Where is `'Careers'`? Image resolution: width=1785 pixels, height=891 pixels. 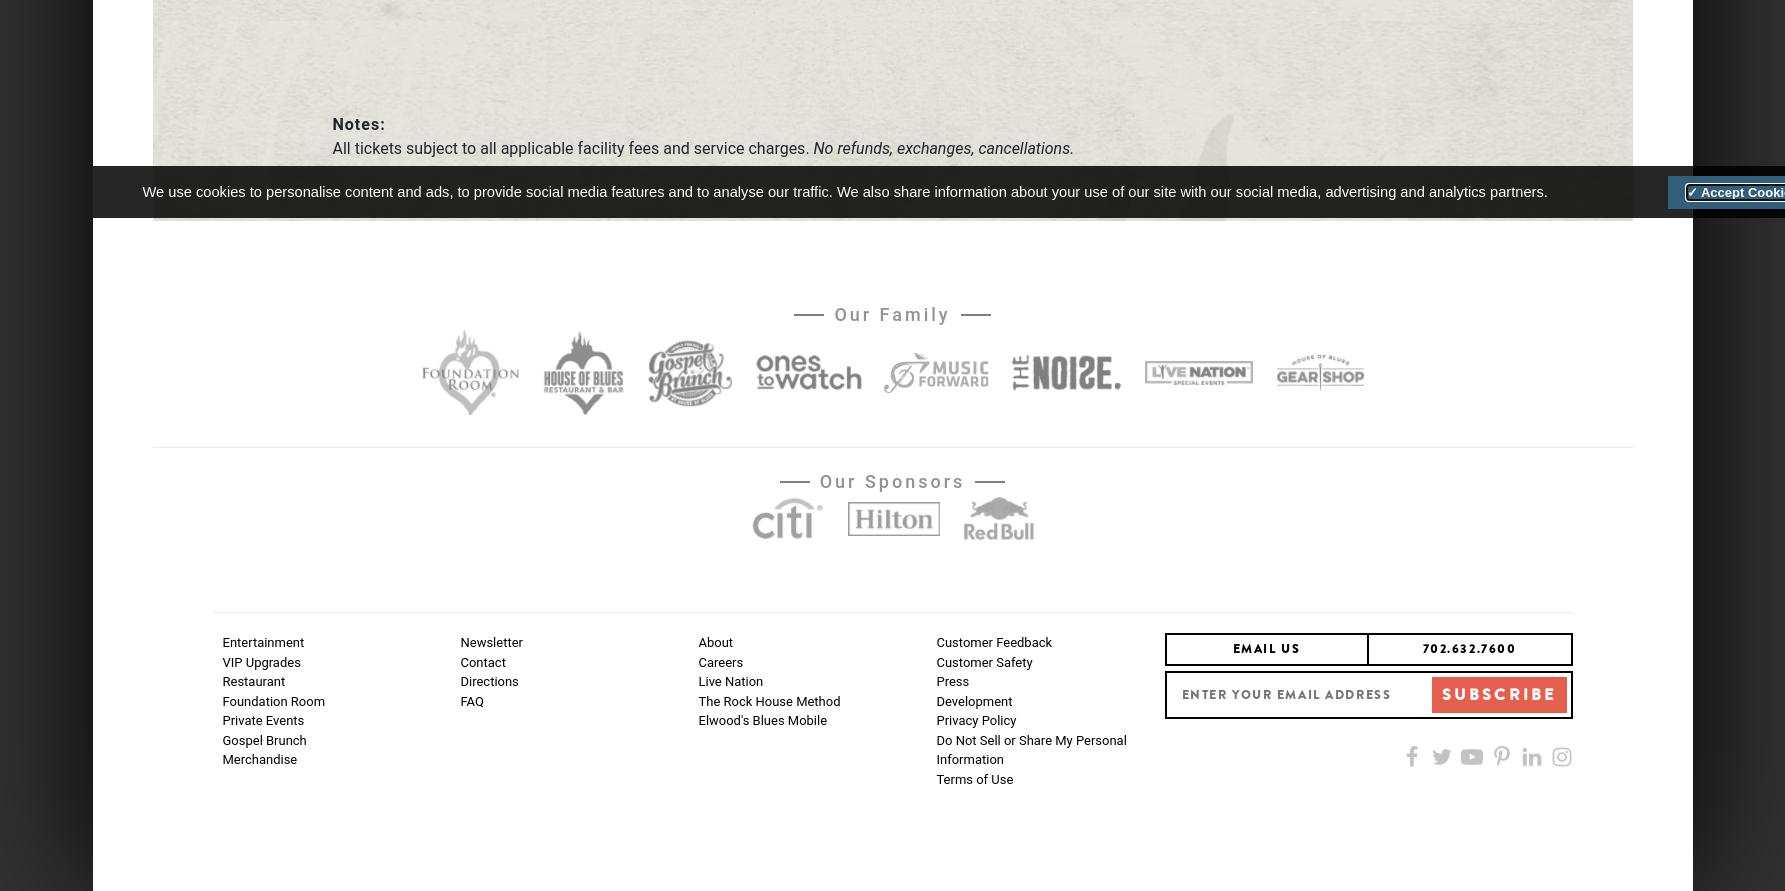 'Careers' is located at coordinates (719, 660).